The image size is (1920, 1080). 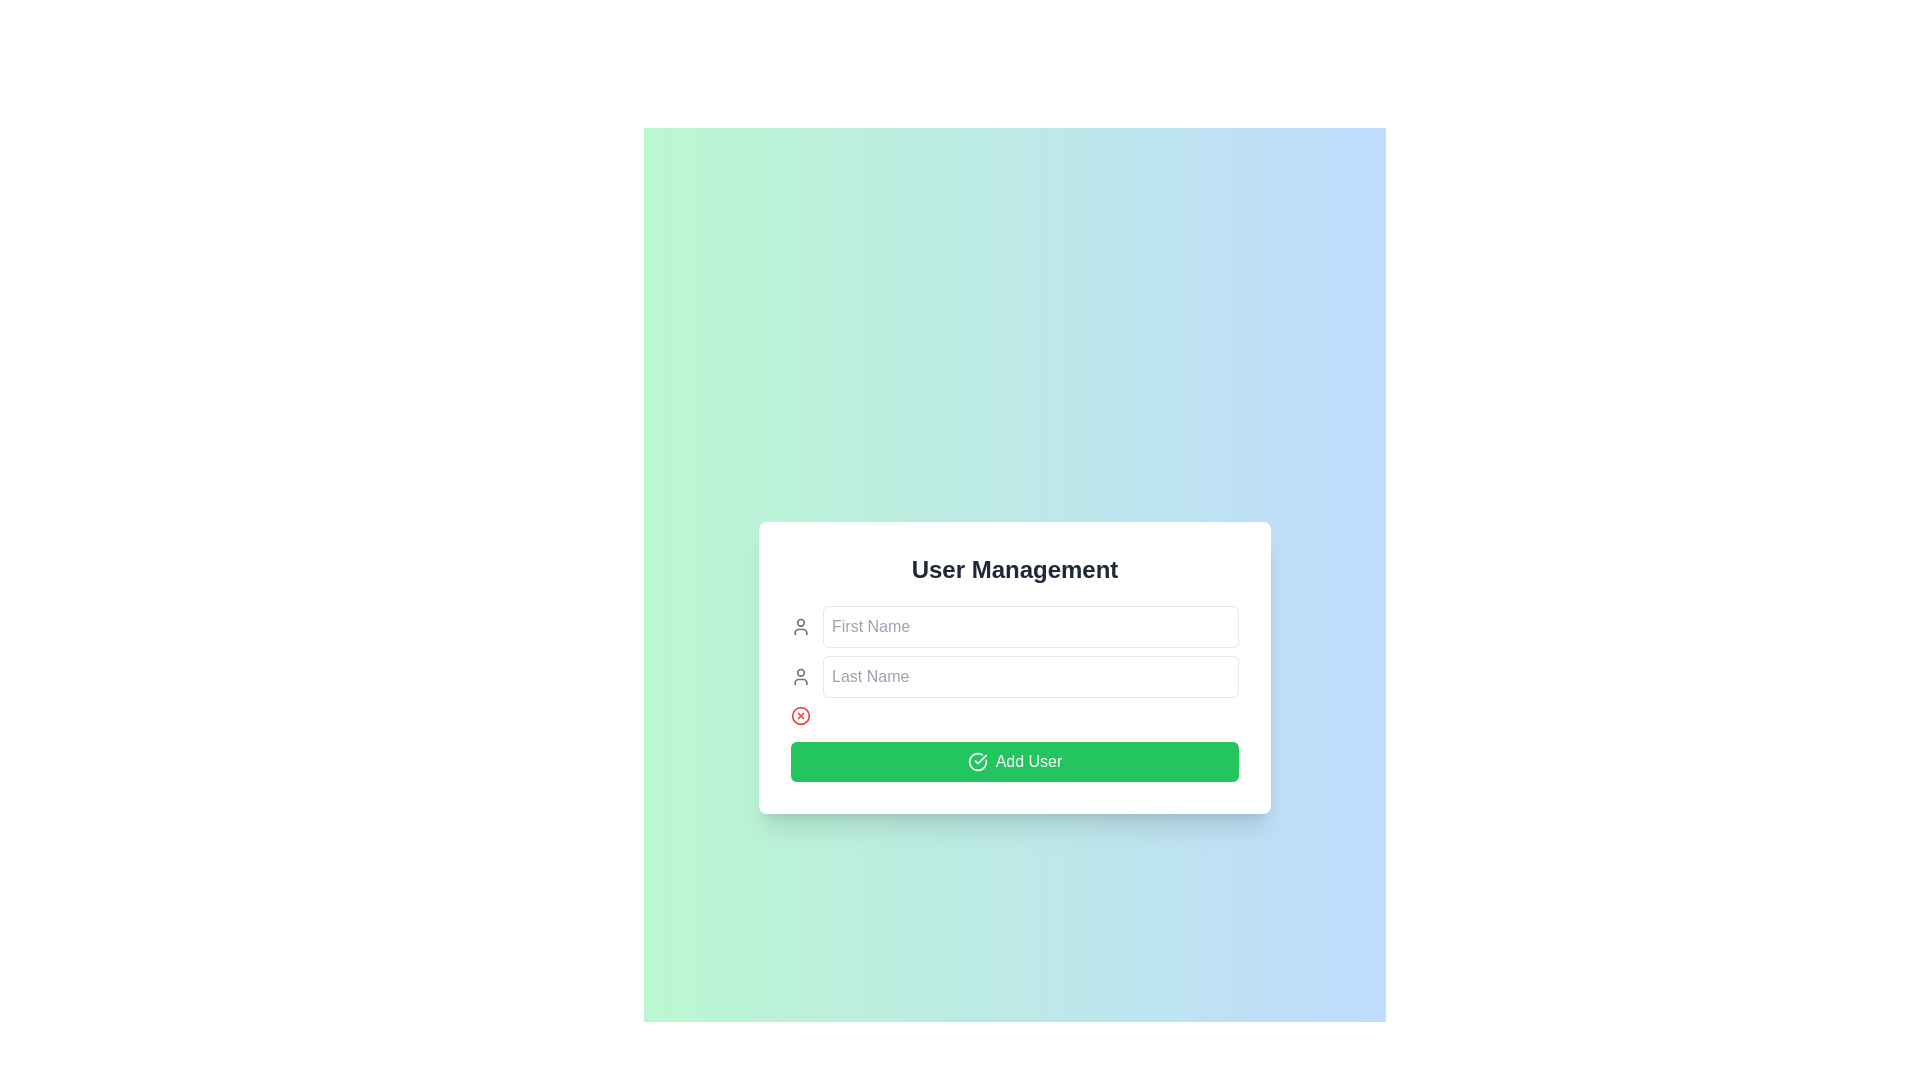 I want to click on the text label within the button that indicates adding a new user, so click(x=1028, y=762).